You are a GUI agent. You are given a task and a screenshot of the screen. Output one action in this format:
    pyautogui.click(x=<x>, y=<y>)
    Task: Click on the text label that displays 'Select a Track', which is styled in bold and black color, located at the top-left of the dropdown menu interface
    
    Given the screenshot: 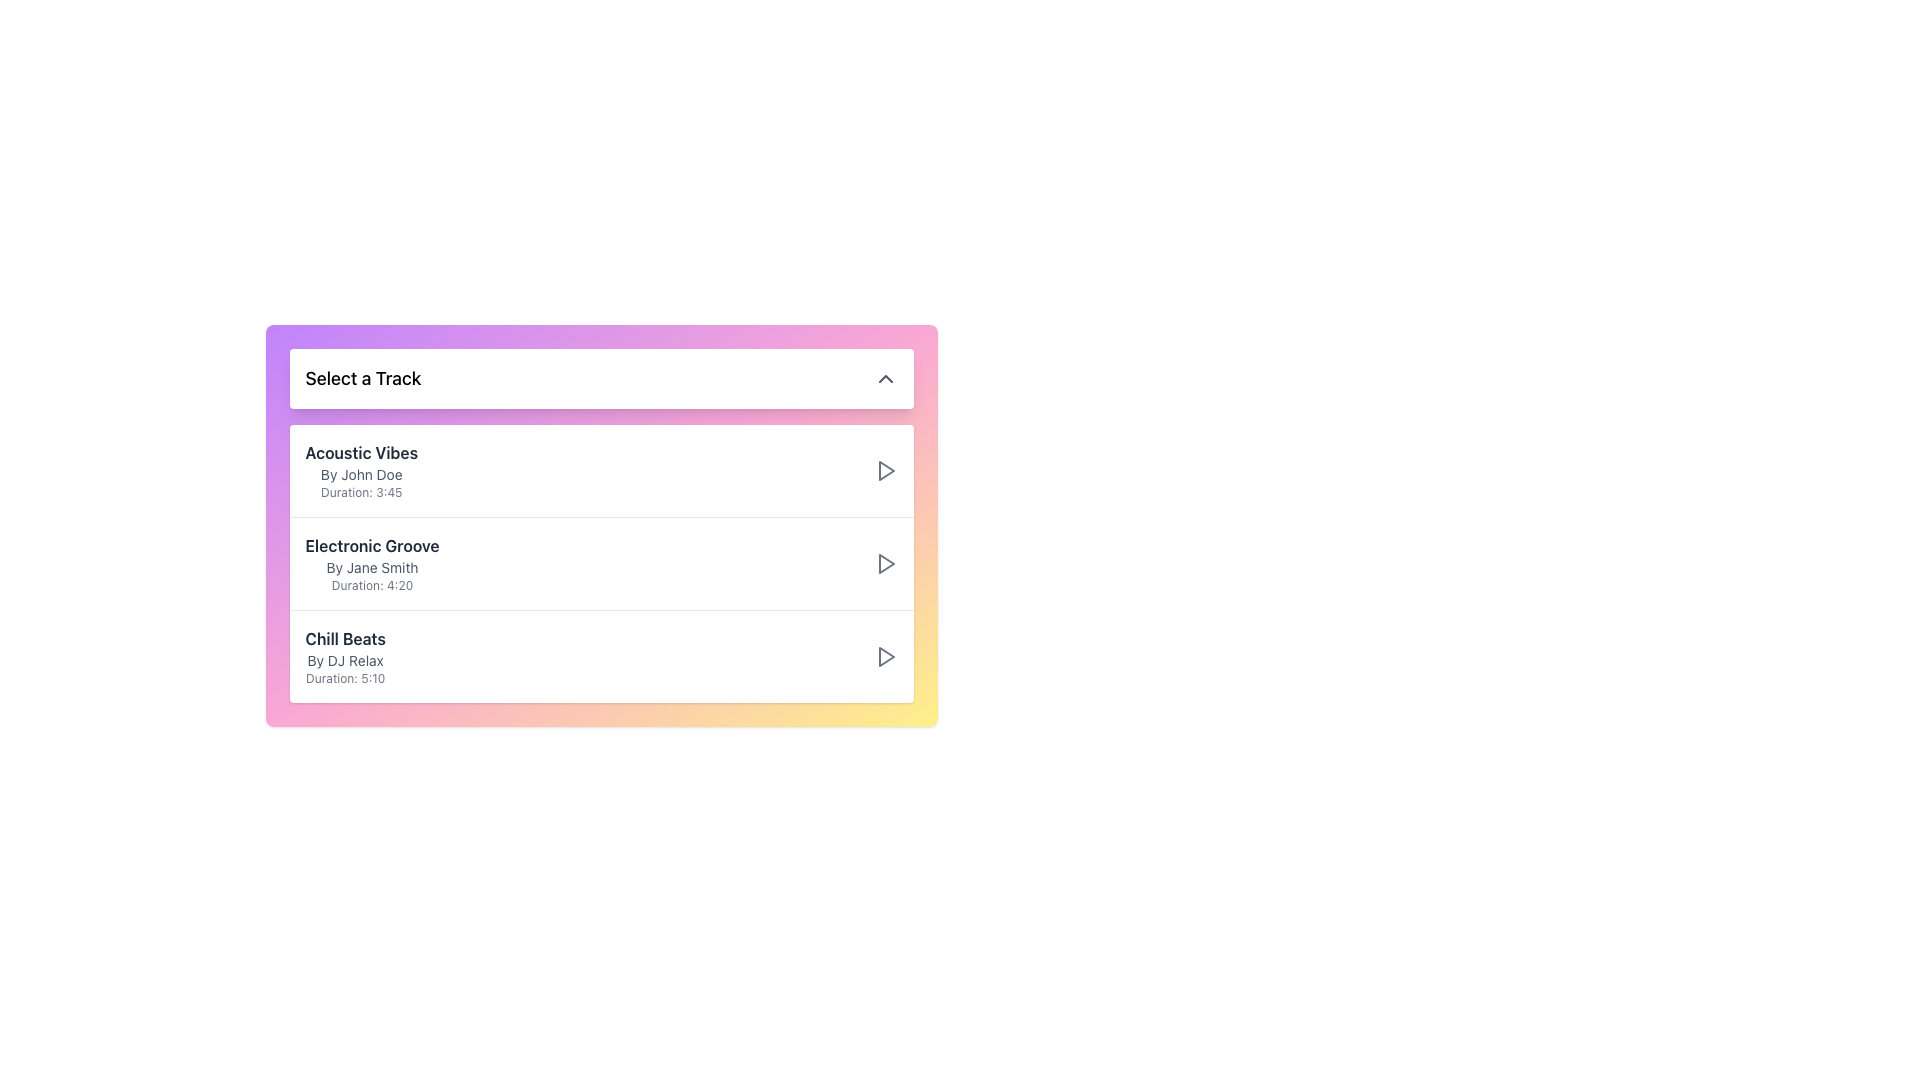 What is the action you would take?
    pyautogui.click(x=363, y=378)
    